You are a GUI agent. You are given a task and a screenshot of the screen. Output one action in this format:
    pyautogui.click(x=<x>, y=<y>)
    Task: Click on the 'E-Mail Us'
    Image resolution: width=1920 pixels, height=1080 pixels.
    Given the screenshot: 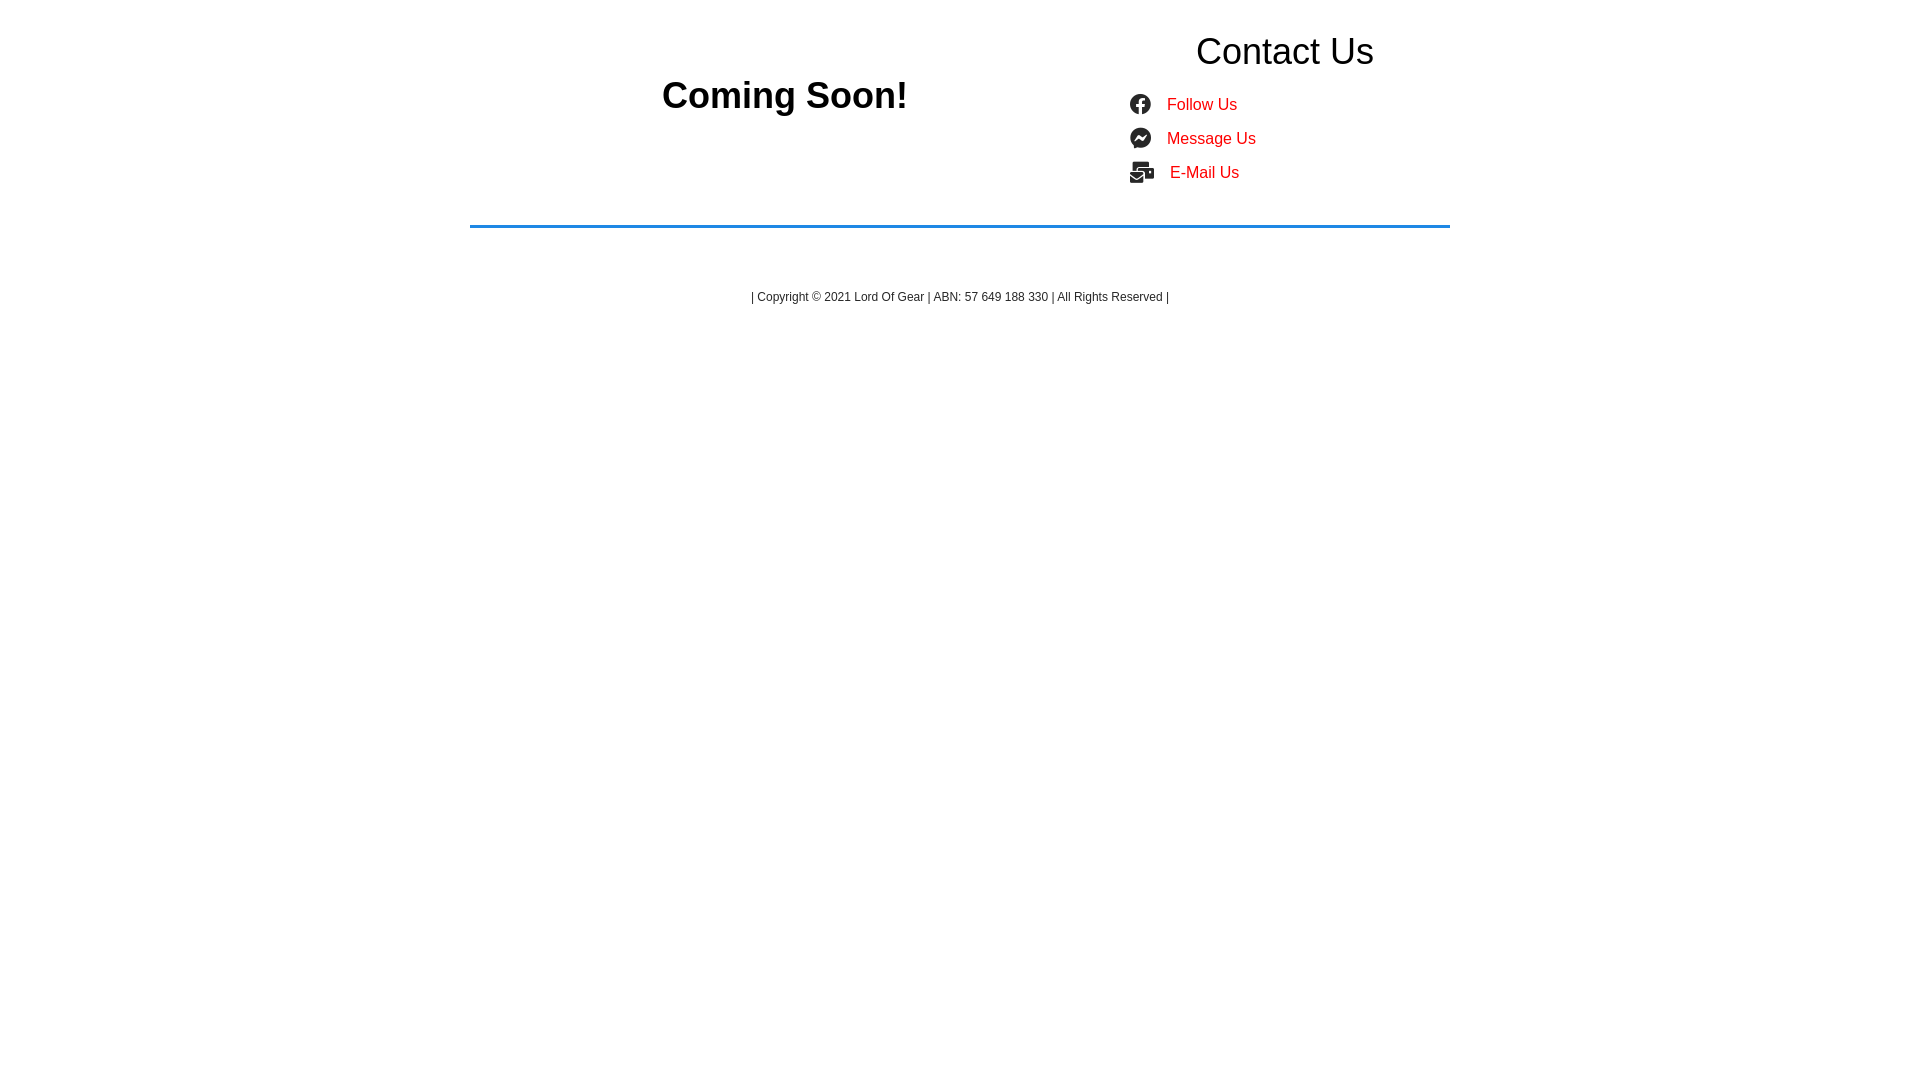 What is the action you would take?
    pyautogui.click(x=1170, y=171)
    